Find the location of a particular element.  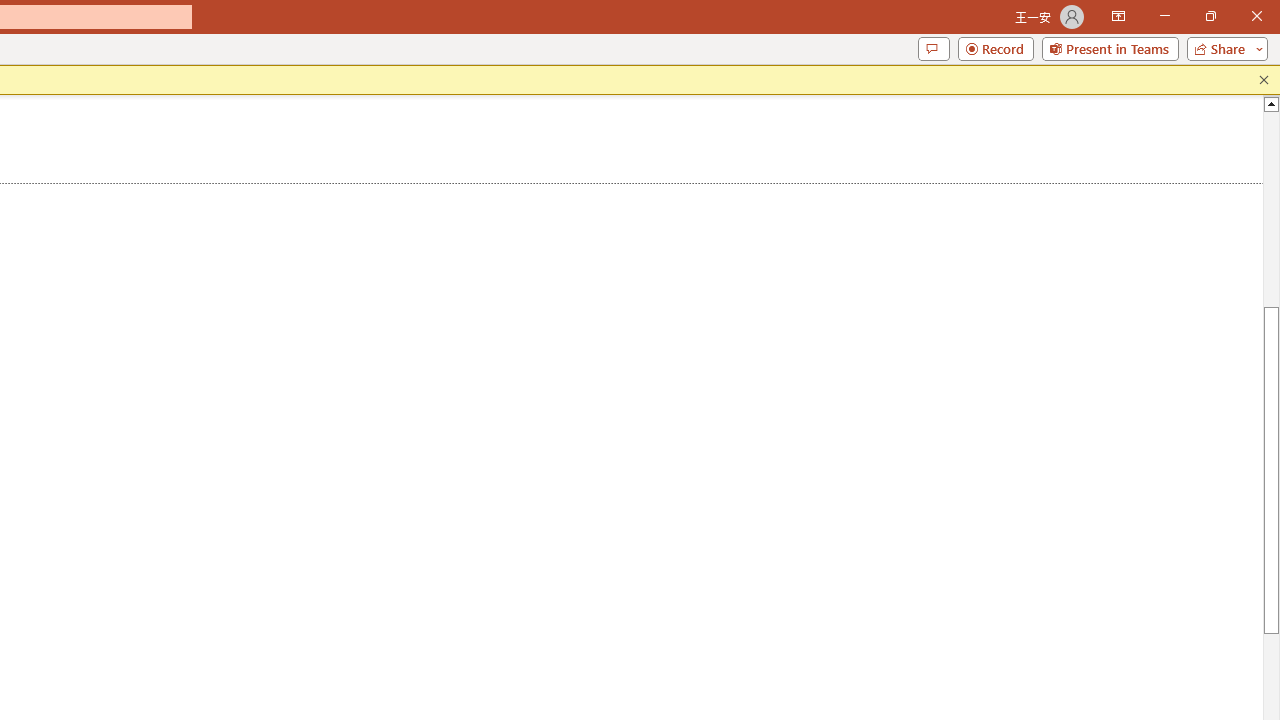

'Share' is located at coordinates (1222, 47).